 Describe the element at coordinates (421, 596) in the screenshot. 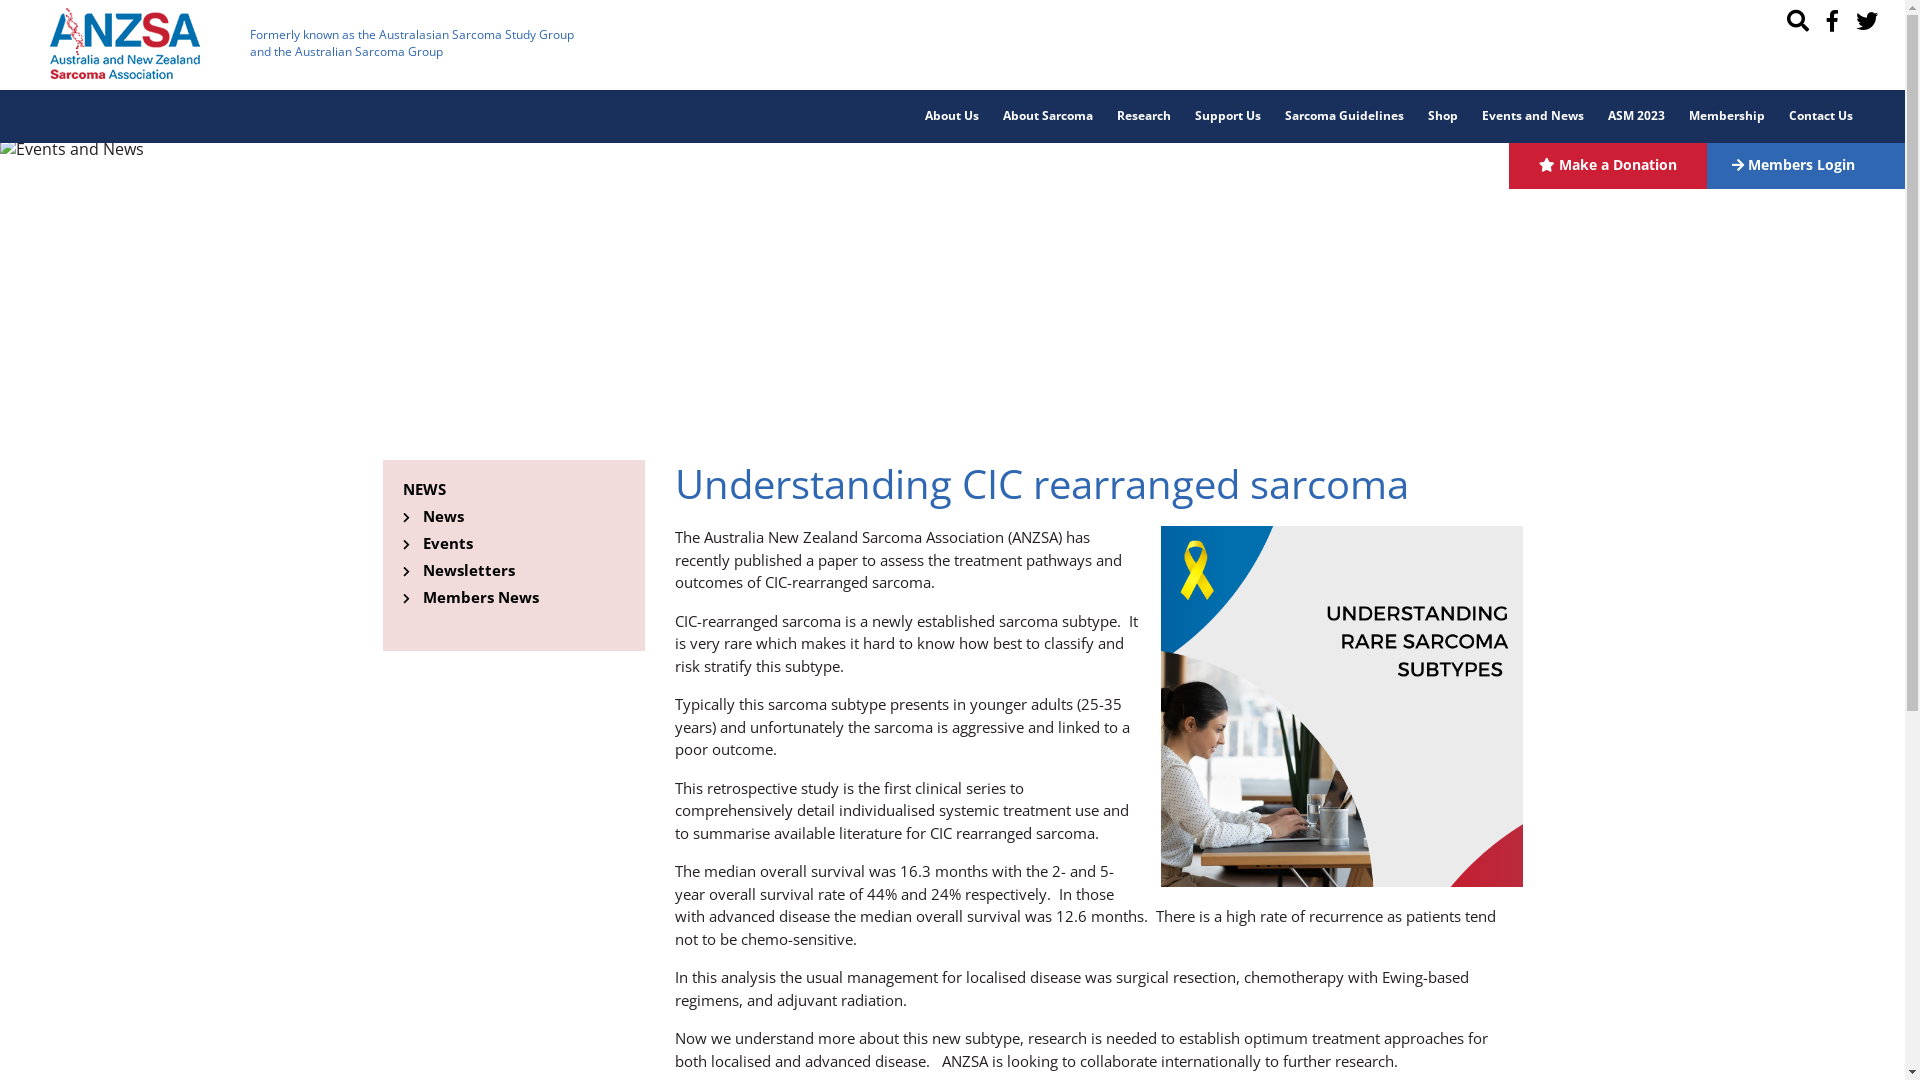

I see `'Members News'` at that location.